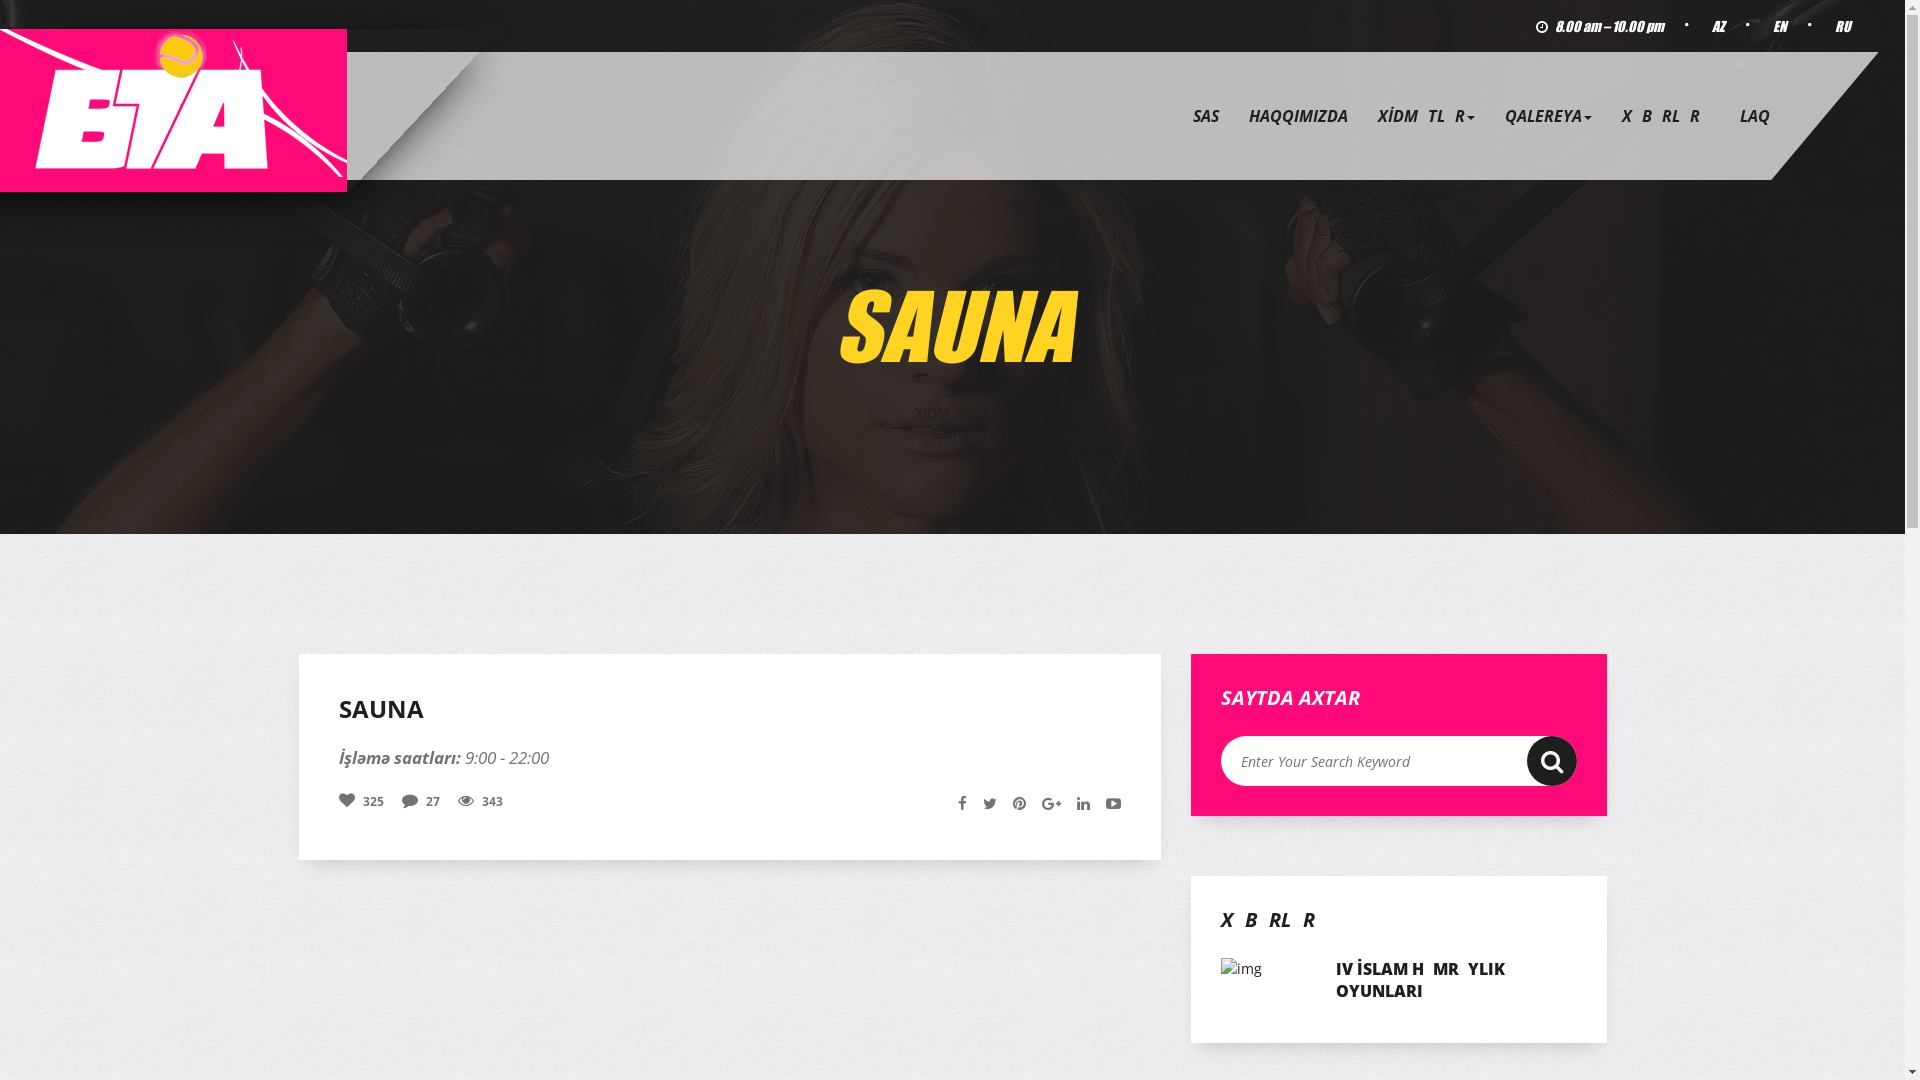  I want to click on '325', so click(360, 800).